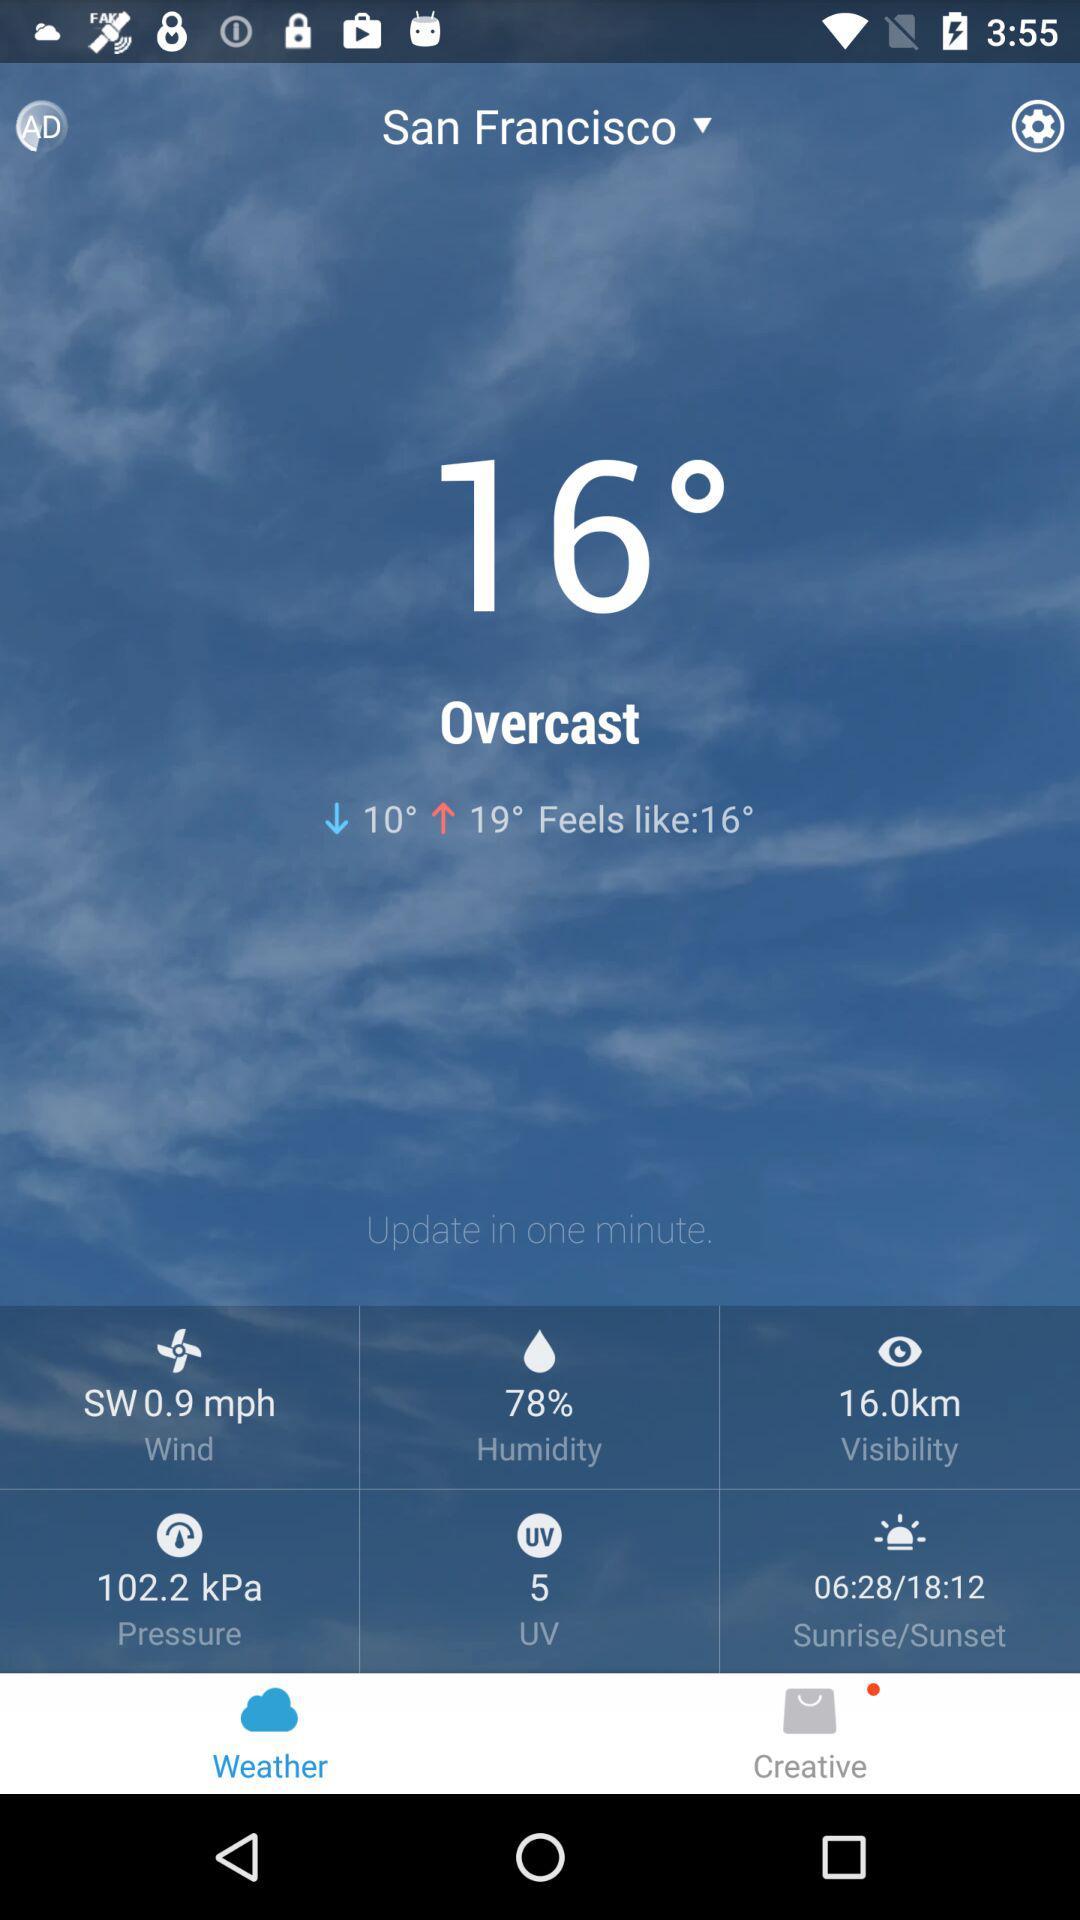  I want to click on the settings icon, so click(1036, 133).